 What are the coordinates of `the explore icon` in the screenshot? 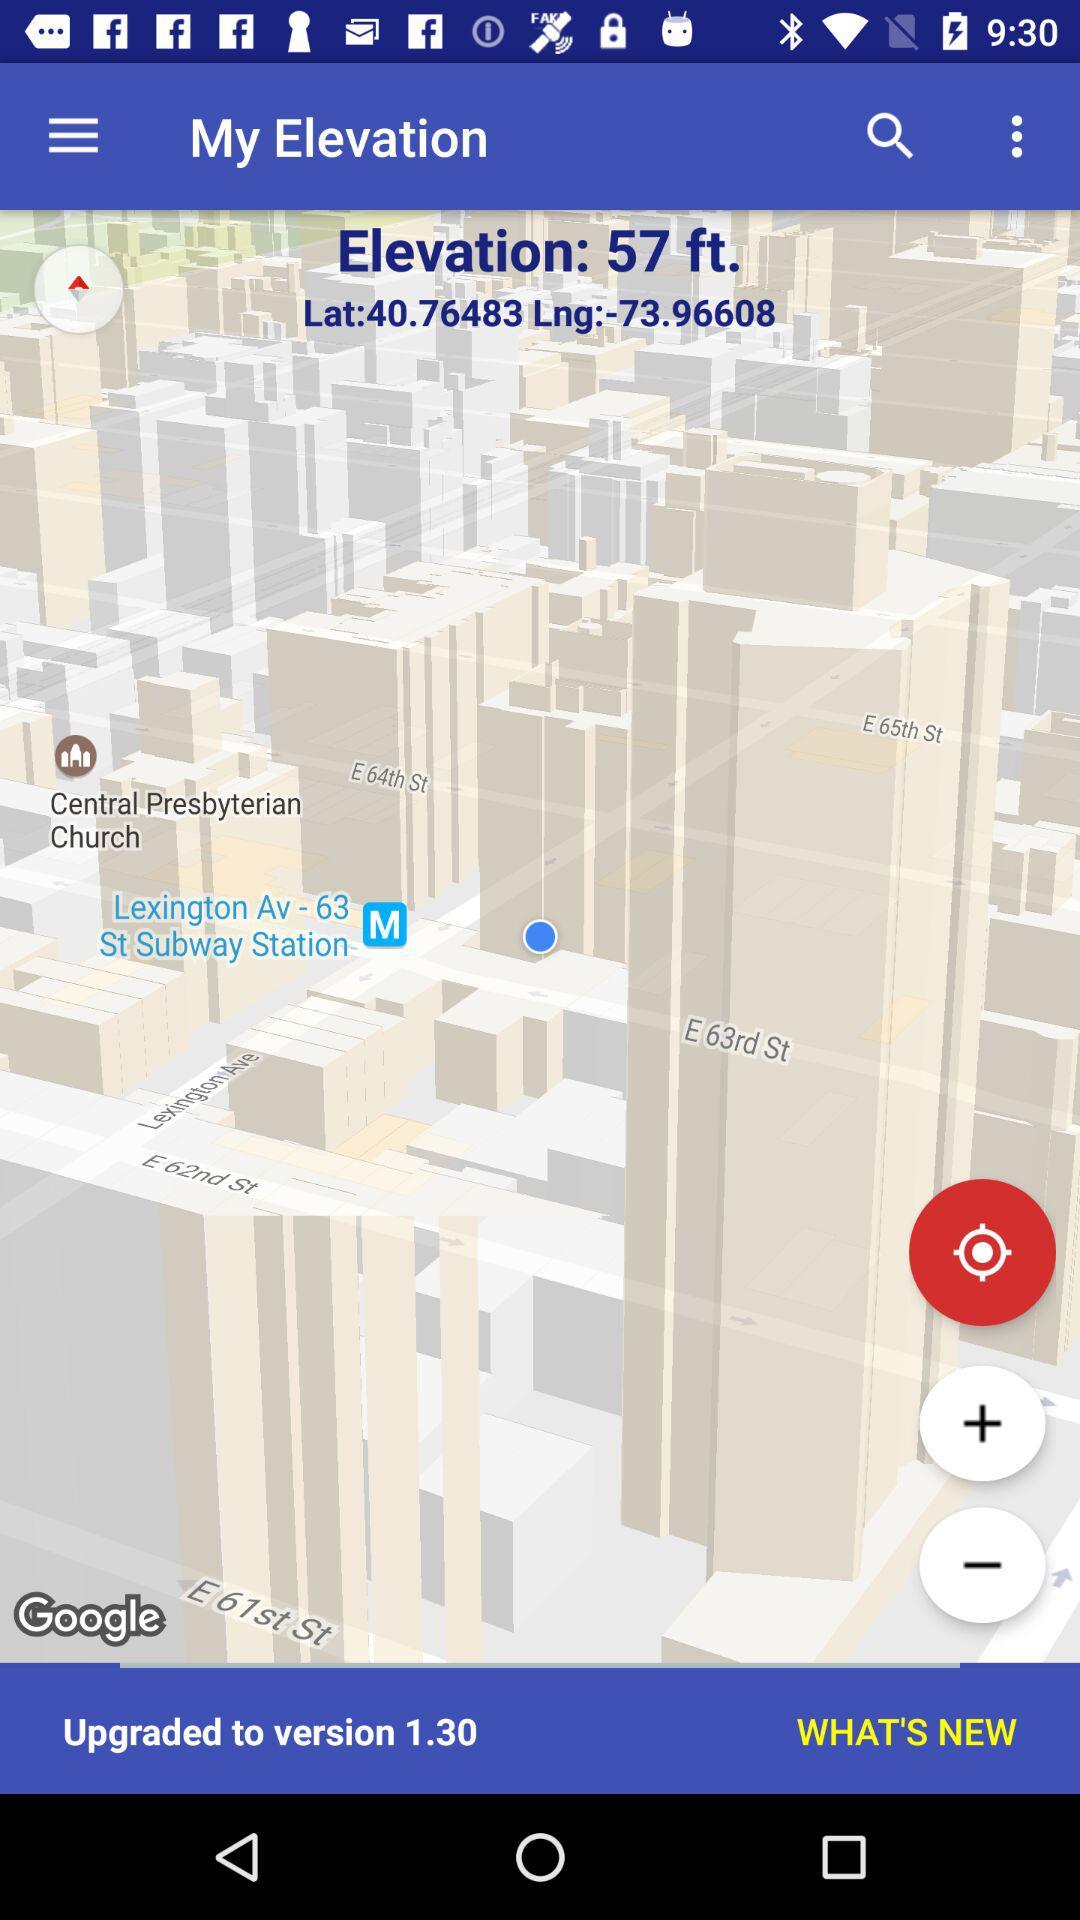 It's located at (77, 287).